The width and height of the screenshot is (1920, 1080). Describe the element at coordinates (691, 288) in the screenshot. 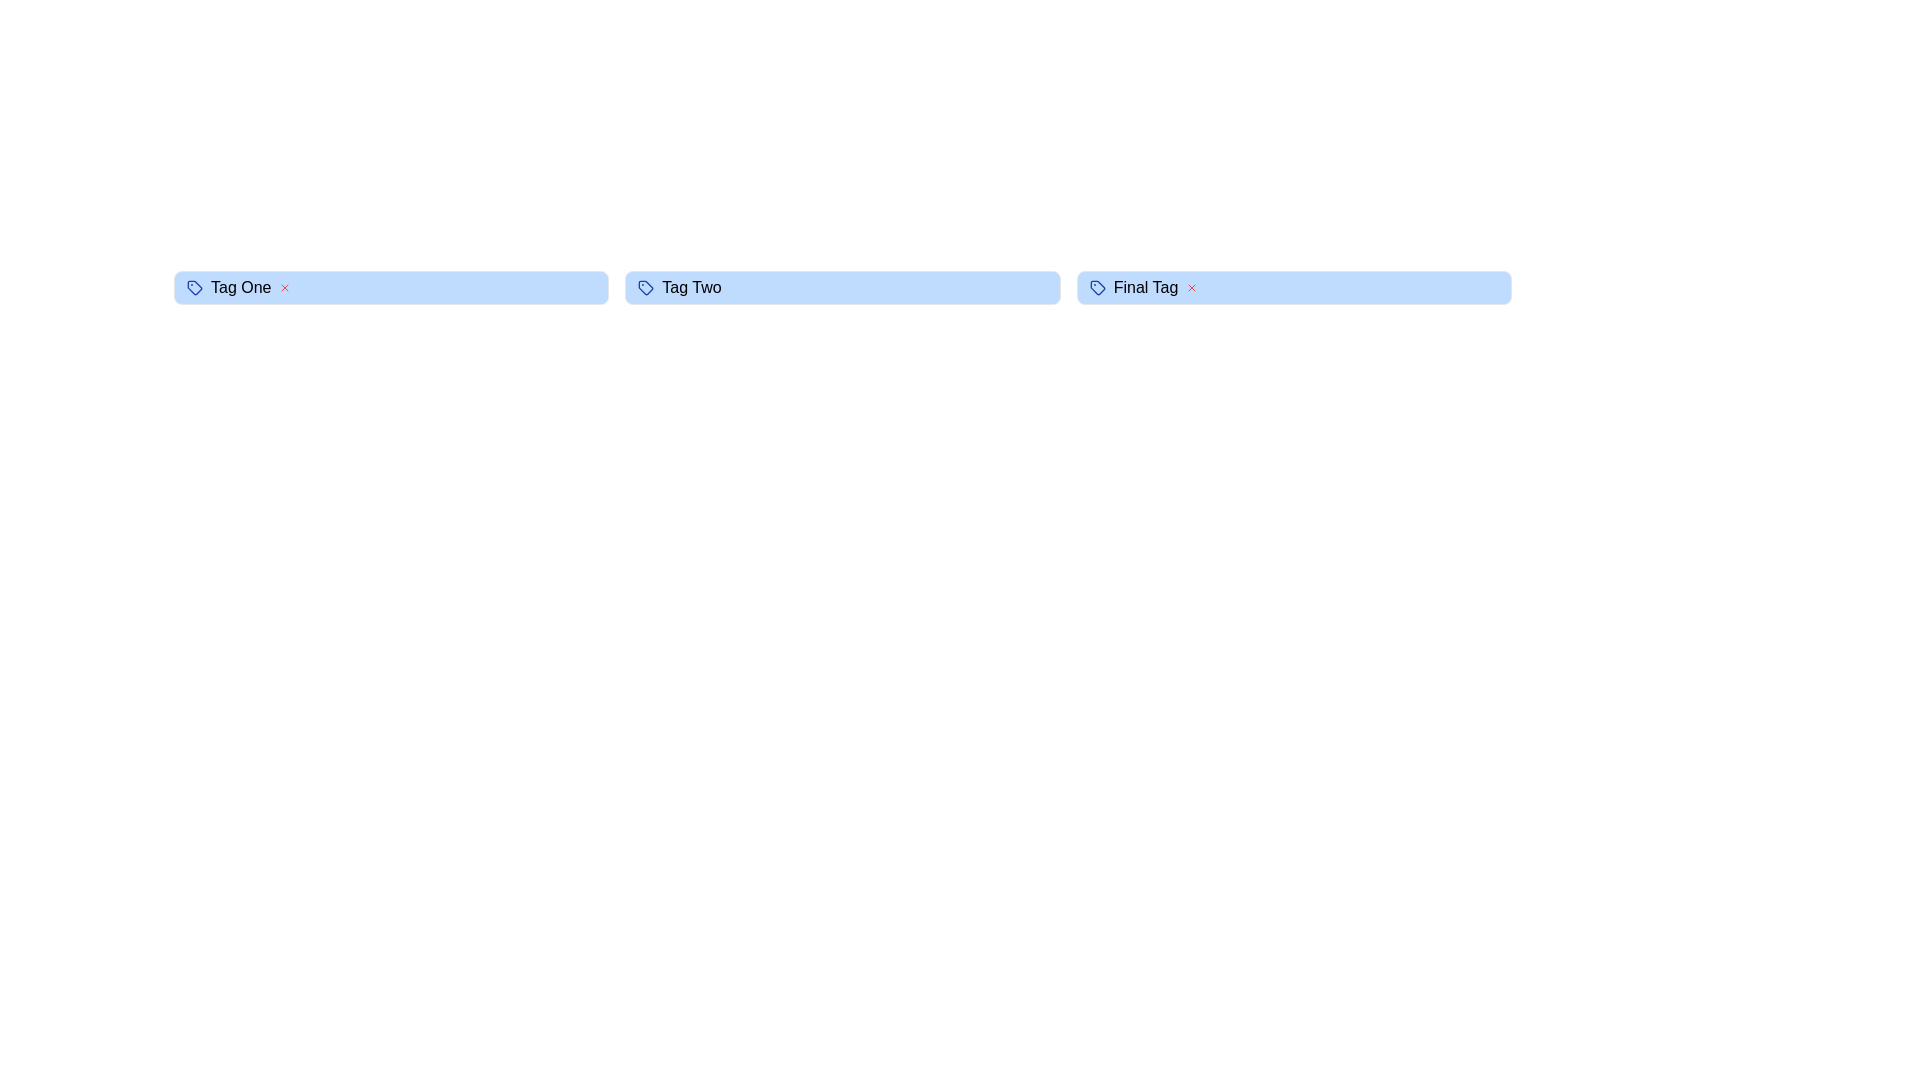

I see `the content displayed in the text label that shows 'Tag Two', which is visually represented within a rounded rectangular blue background, accompanied by a tag-shaped icon on the left` at that location.